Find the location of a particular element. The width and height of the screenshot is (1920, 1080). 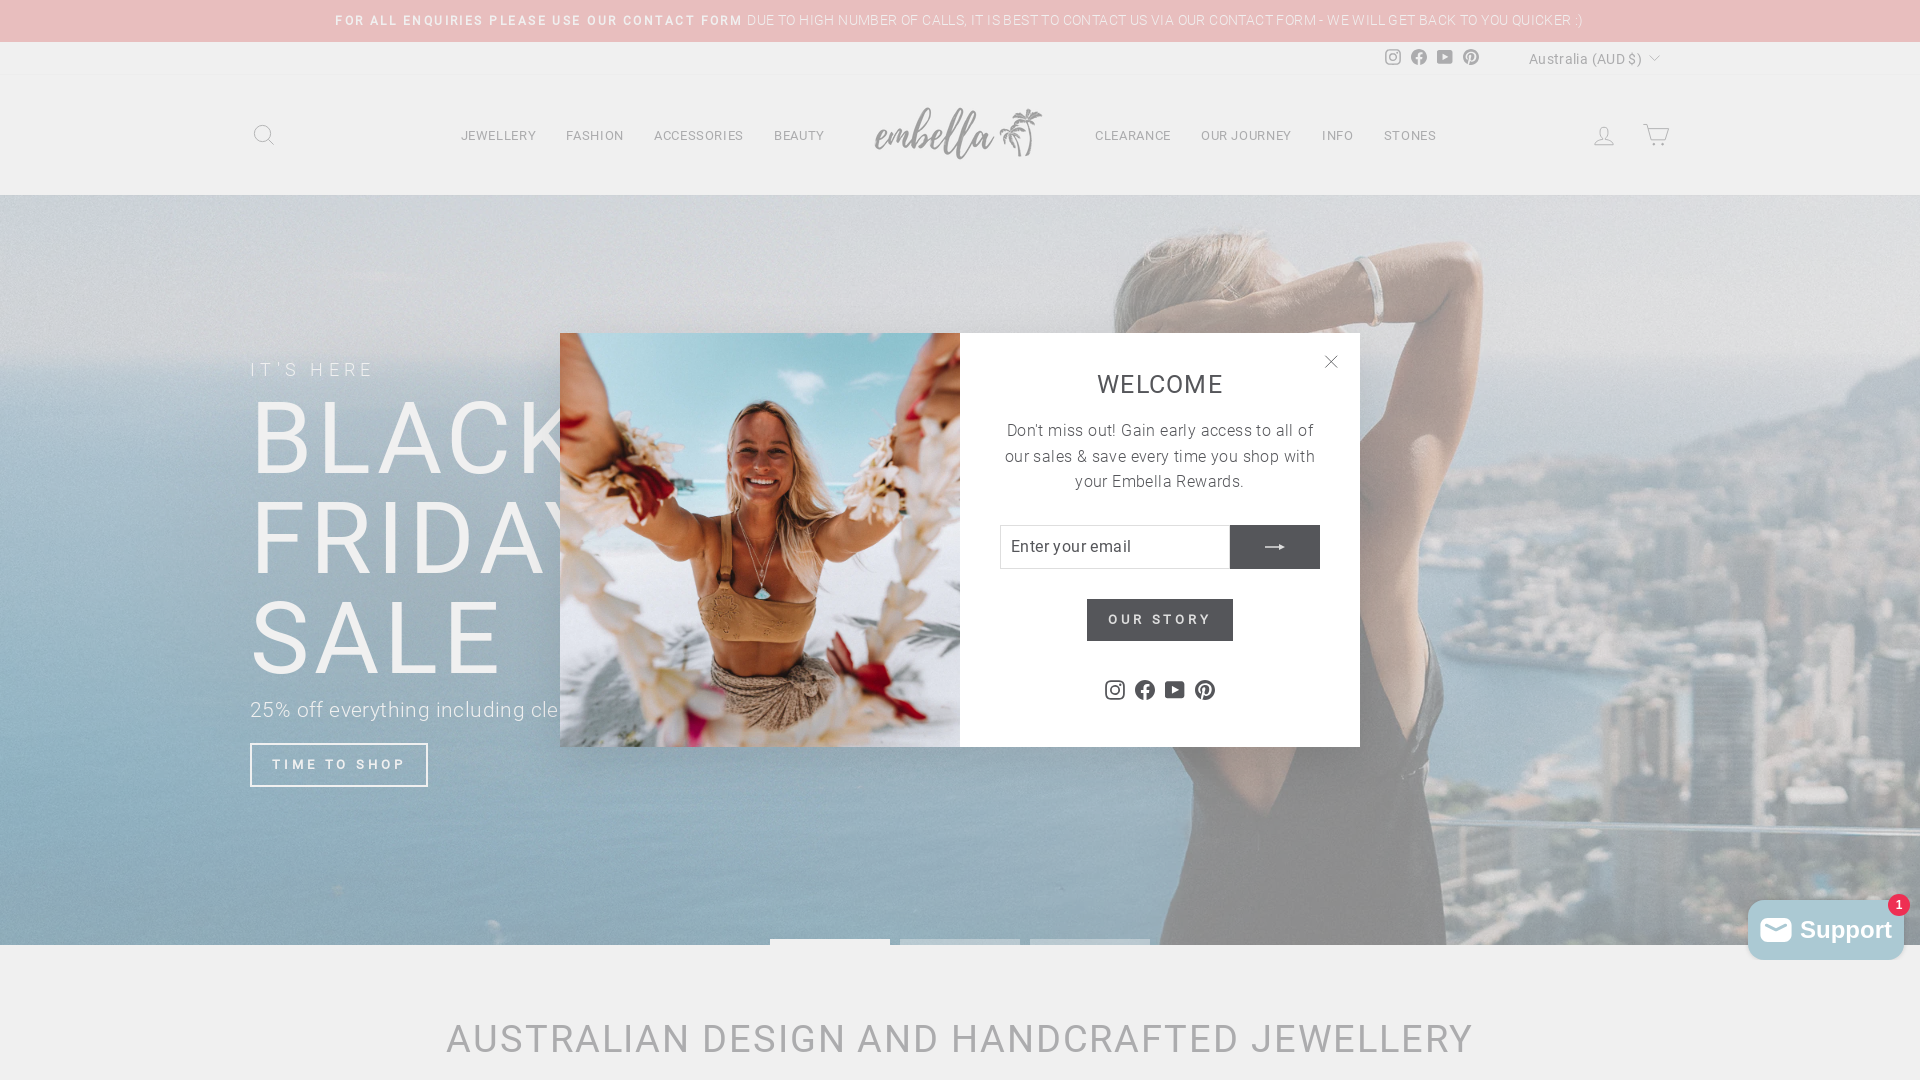

'OUR JOURNEY' is located at coordinates (1245, 135).